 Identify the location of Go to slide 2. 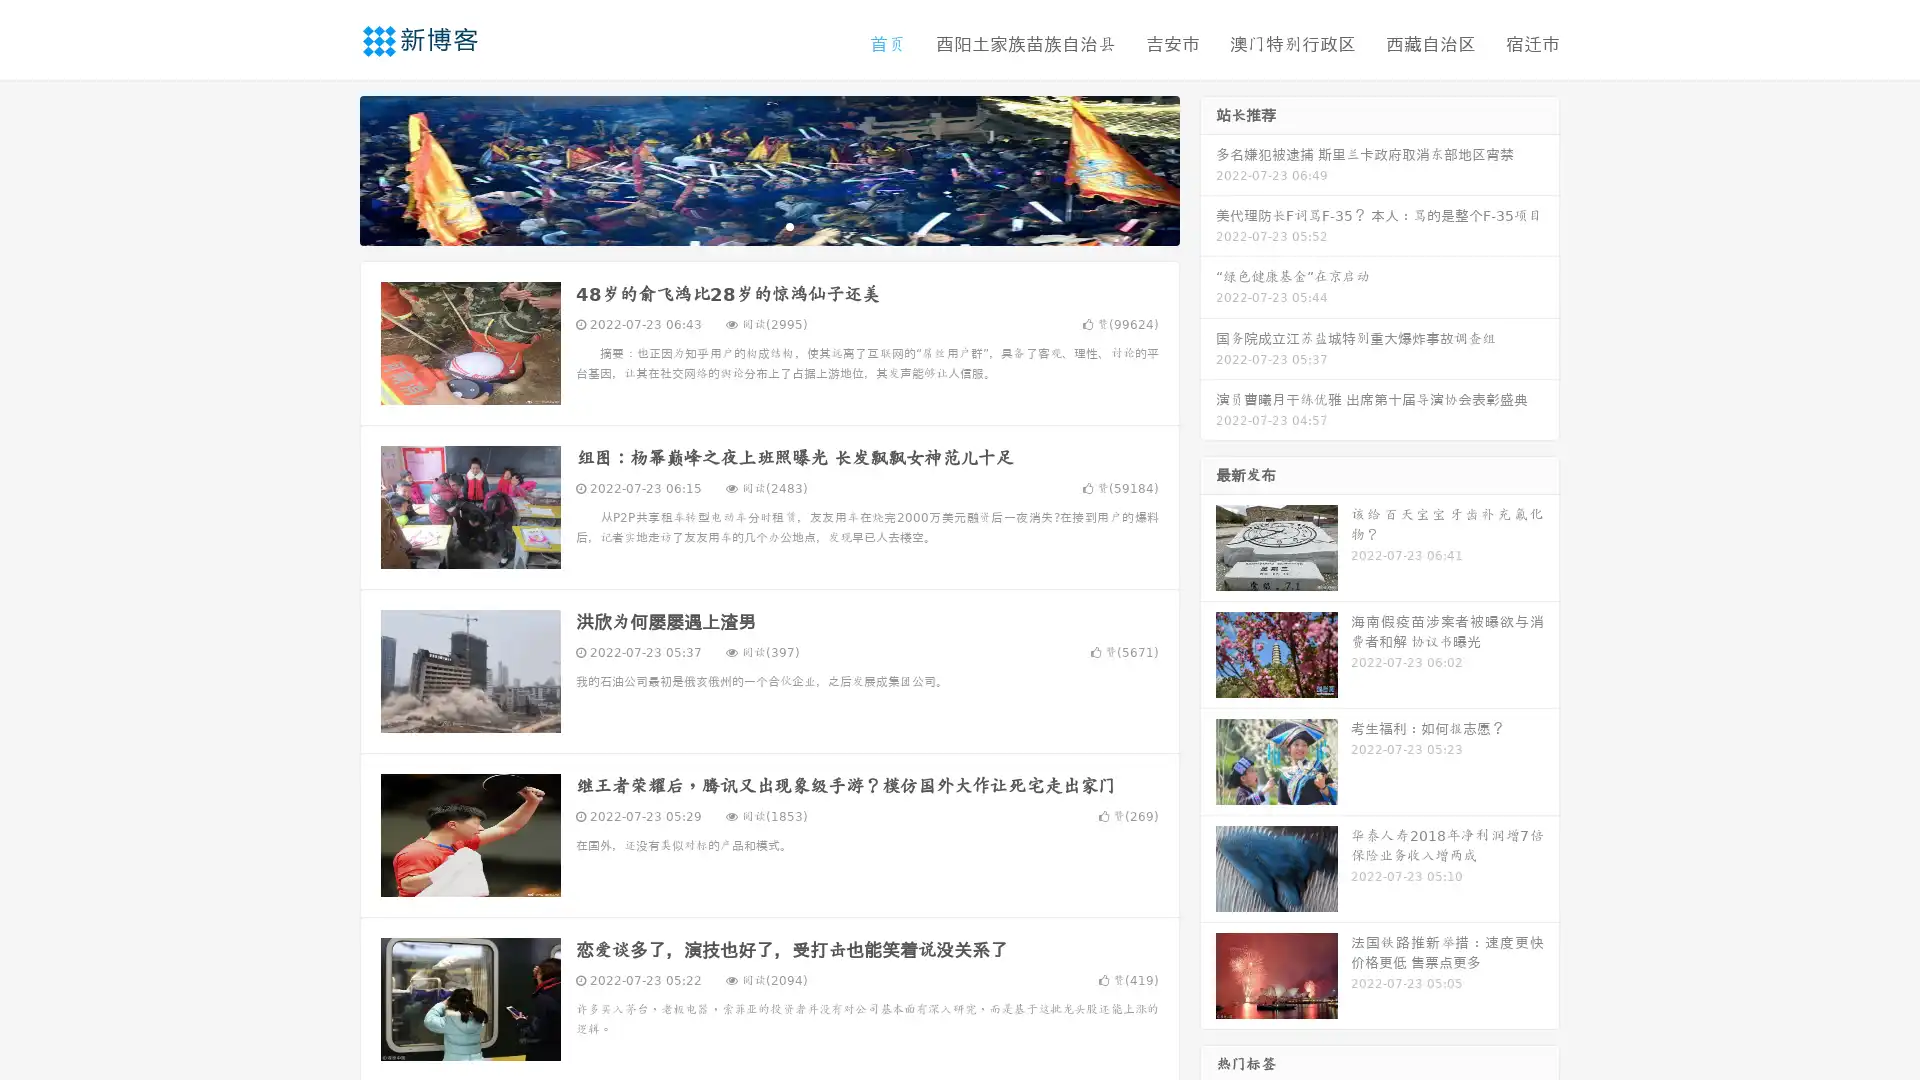
(768, 225).